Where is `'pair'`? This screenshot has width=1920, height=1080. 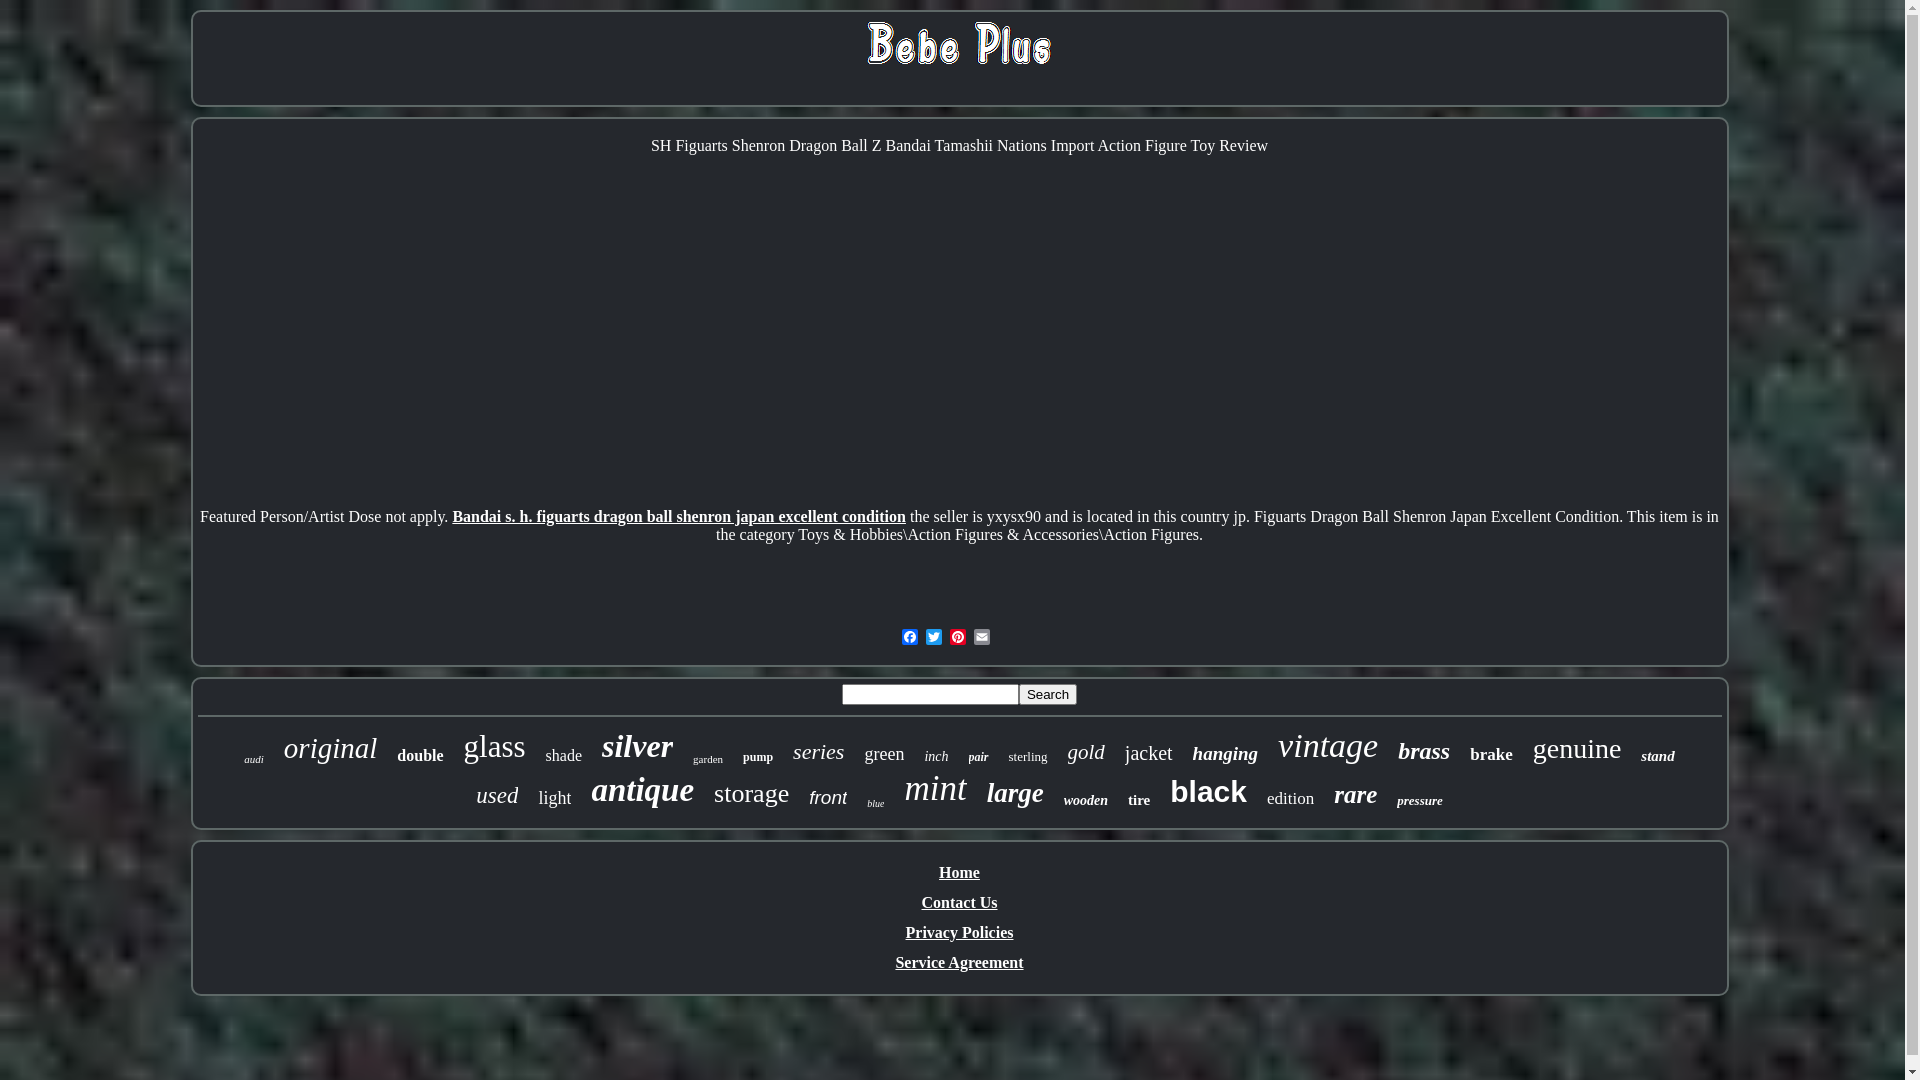
'pair' is located at coordinates (968, 757).